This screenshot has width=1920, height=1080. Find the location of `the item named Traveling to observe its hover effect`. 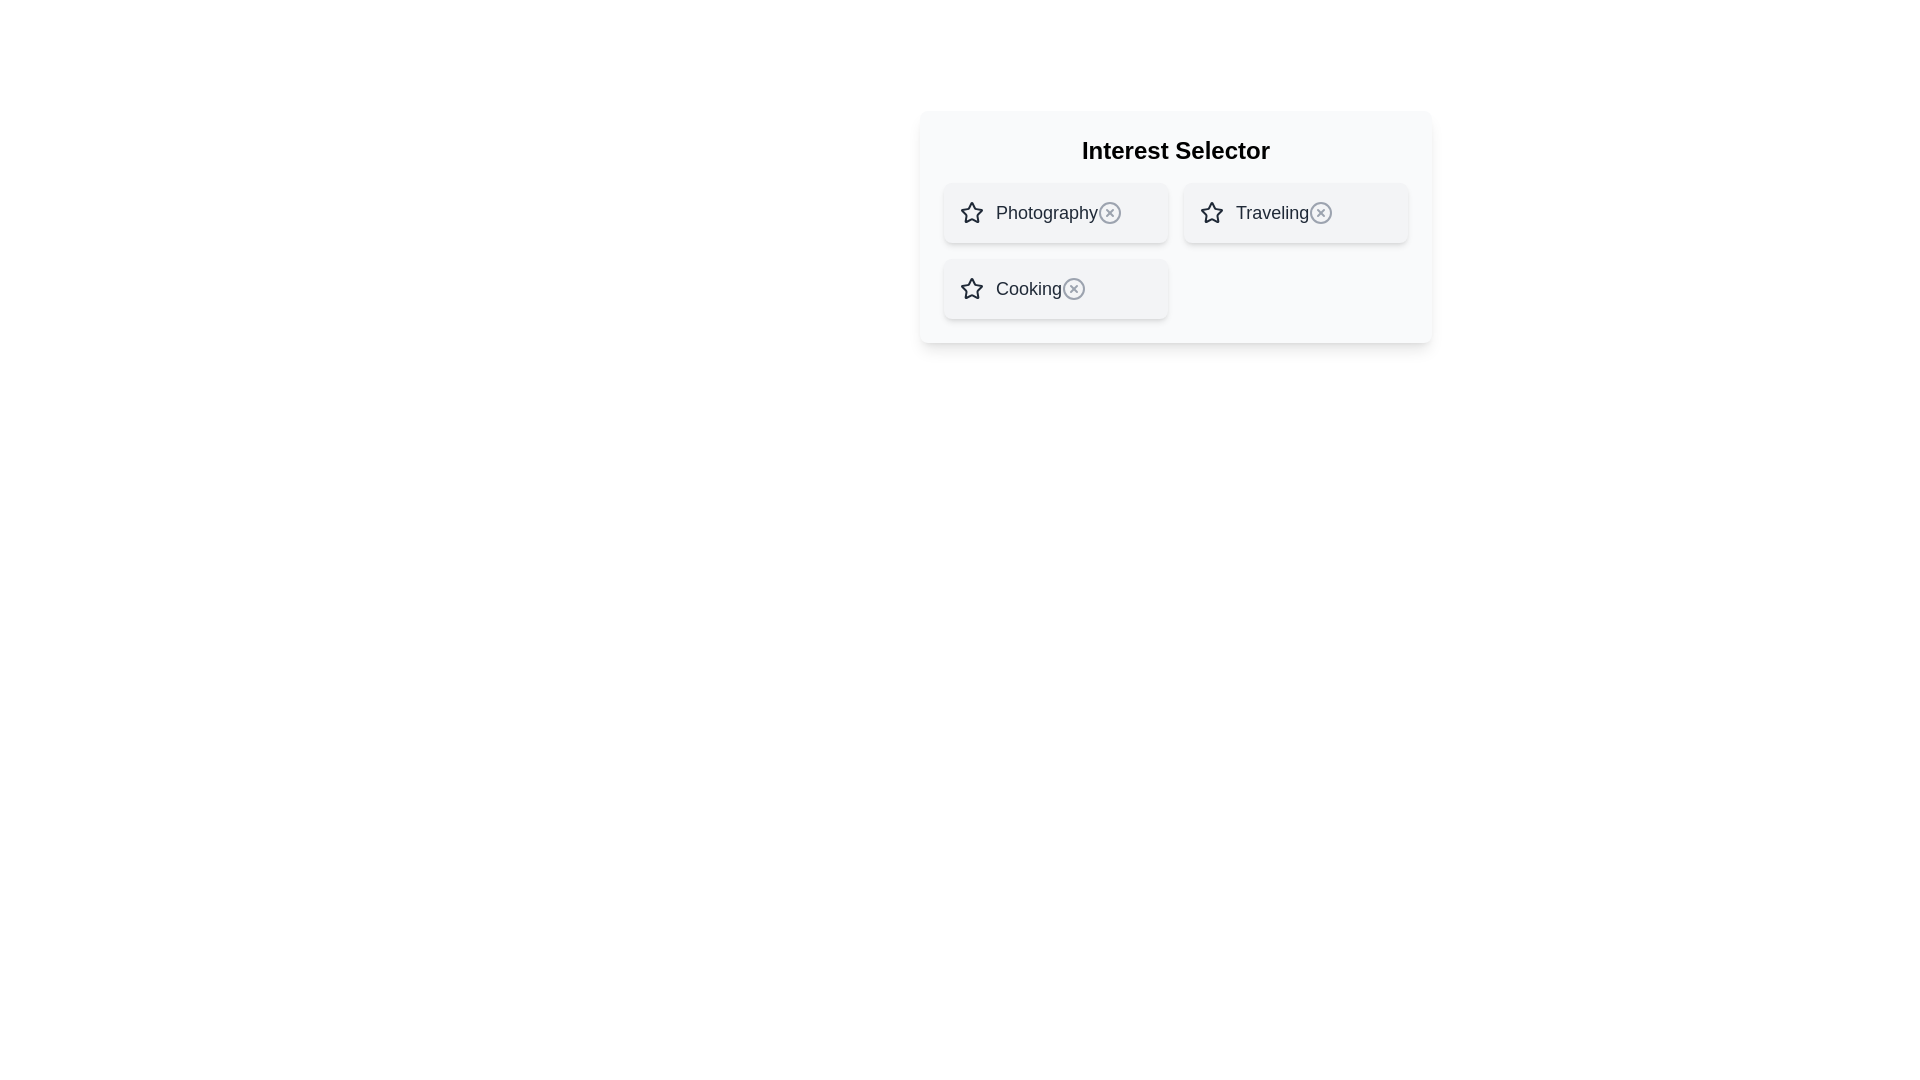

the item named Traveling to observe its hover effect is located at coordinates (1296, 212).